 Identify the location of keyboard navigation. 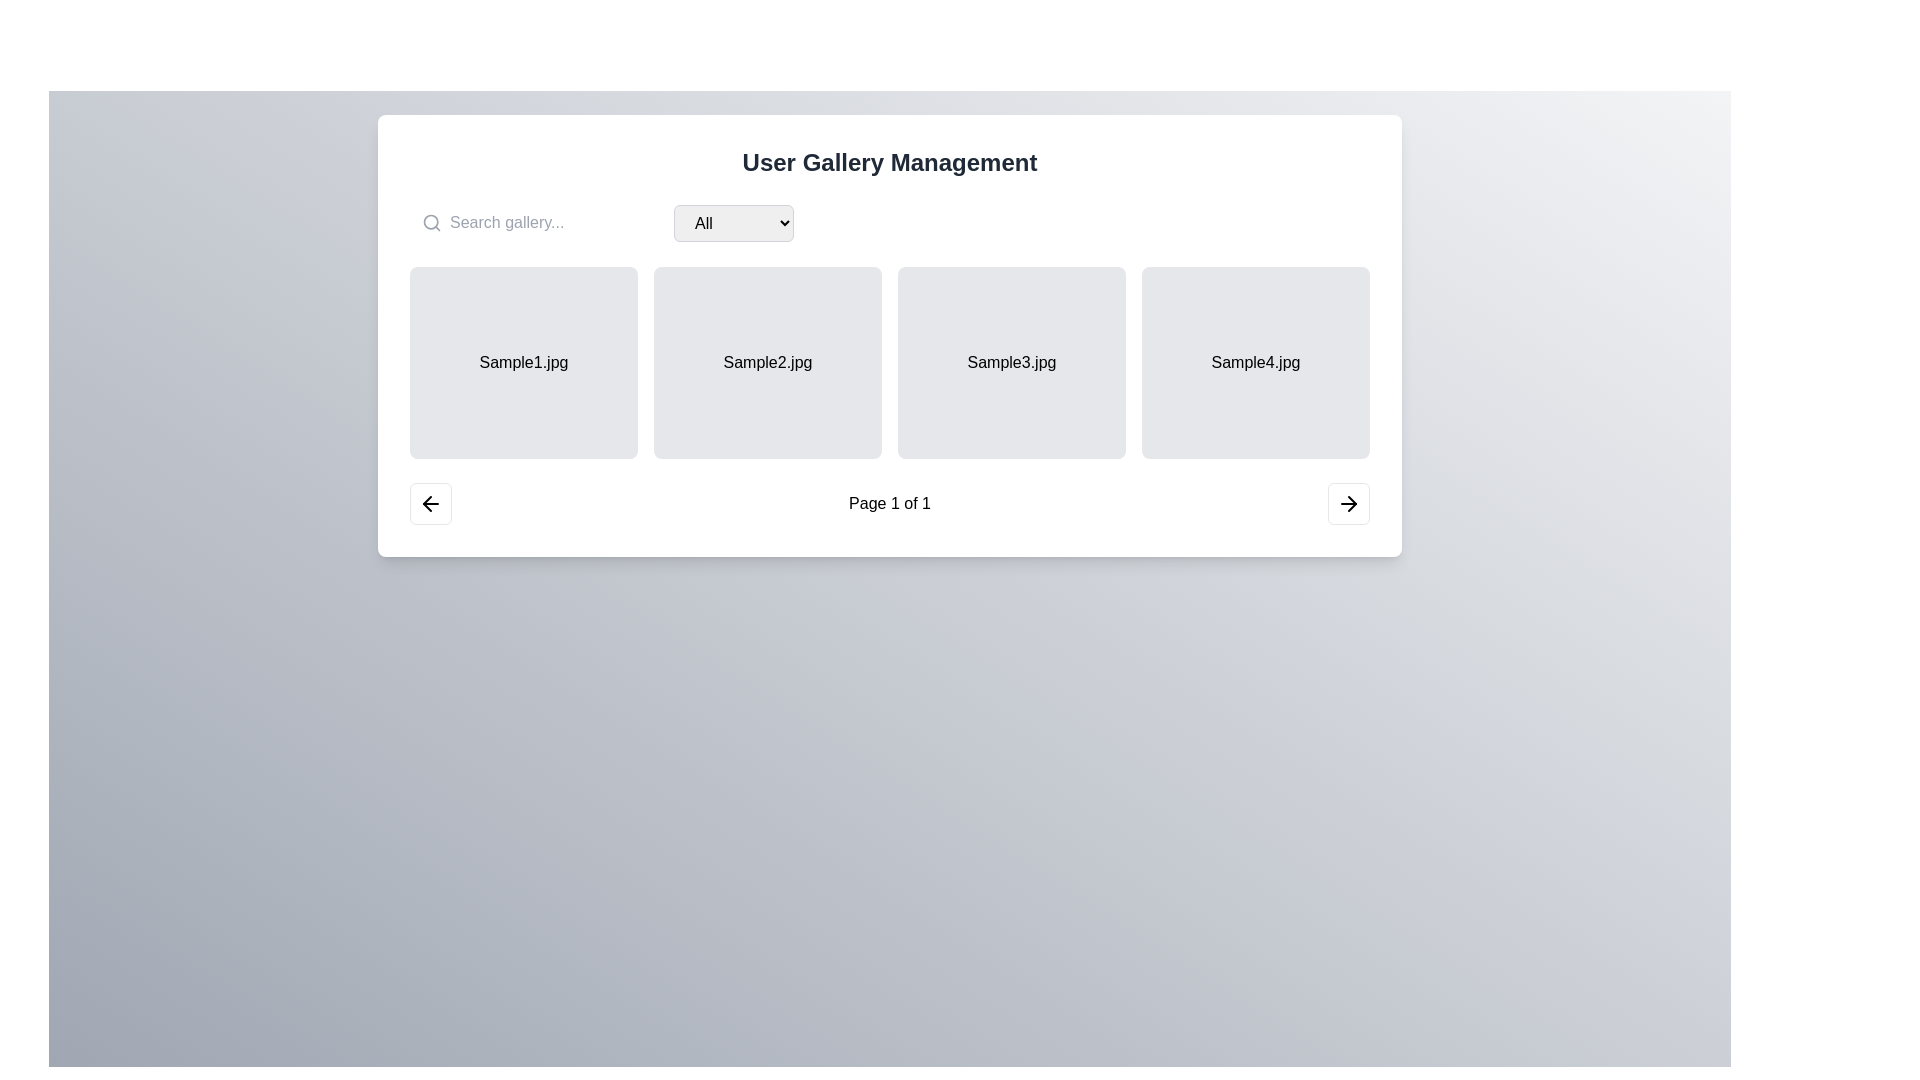
(733, 223).